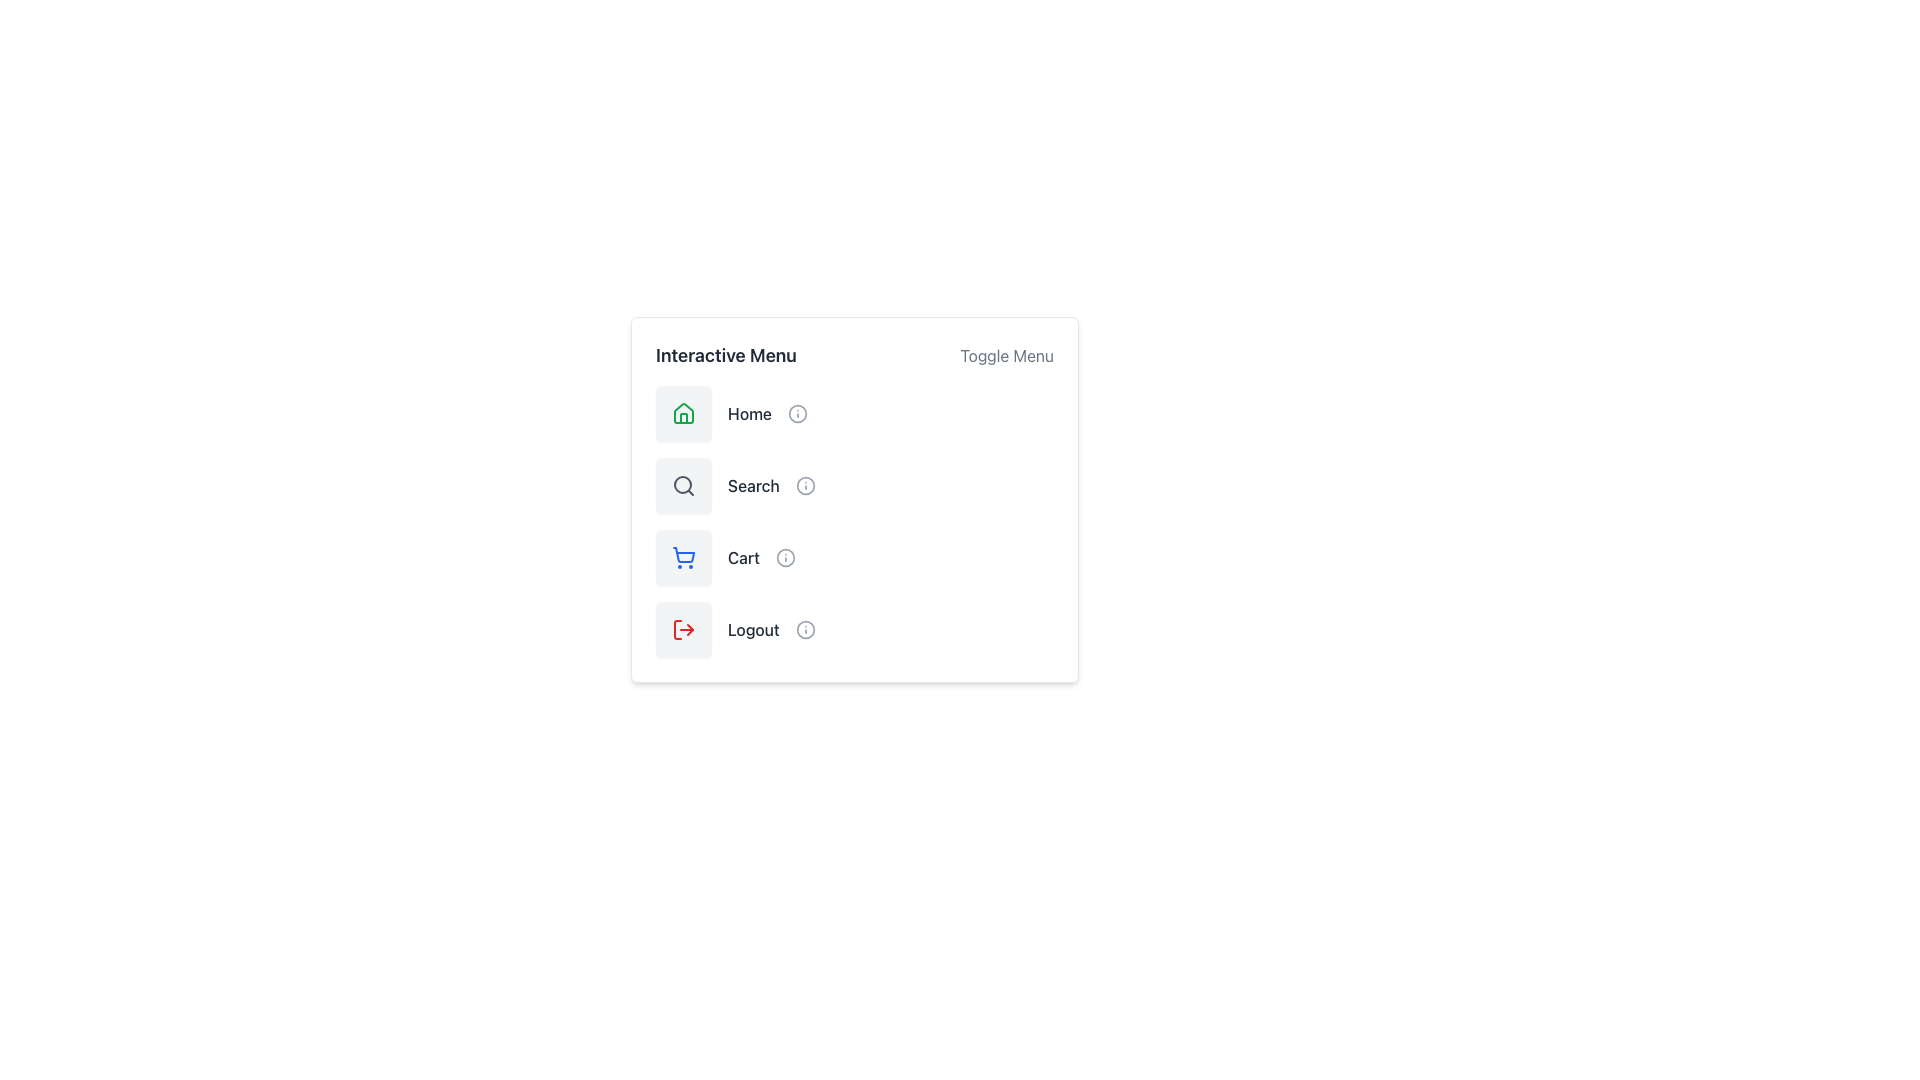 The height and width of the screenshot is (1080, 1920). What do you see at coordinates (684, 555) in the screenshot?
I see `the shopping cart icon, which is the third item in the vertical menu located on the right side of the interface, to initiate interaction` at bounding box center [684, 555].